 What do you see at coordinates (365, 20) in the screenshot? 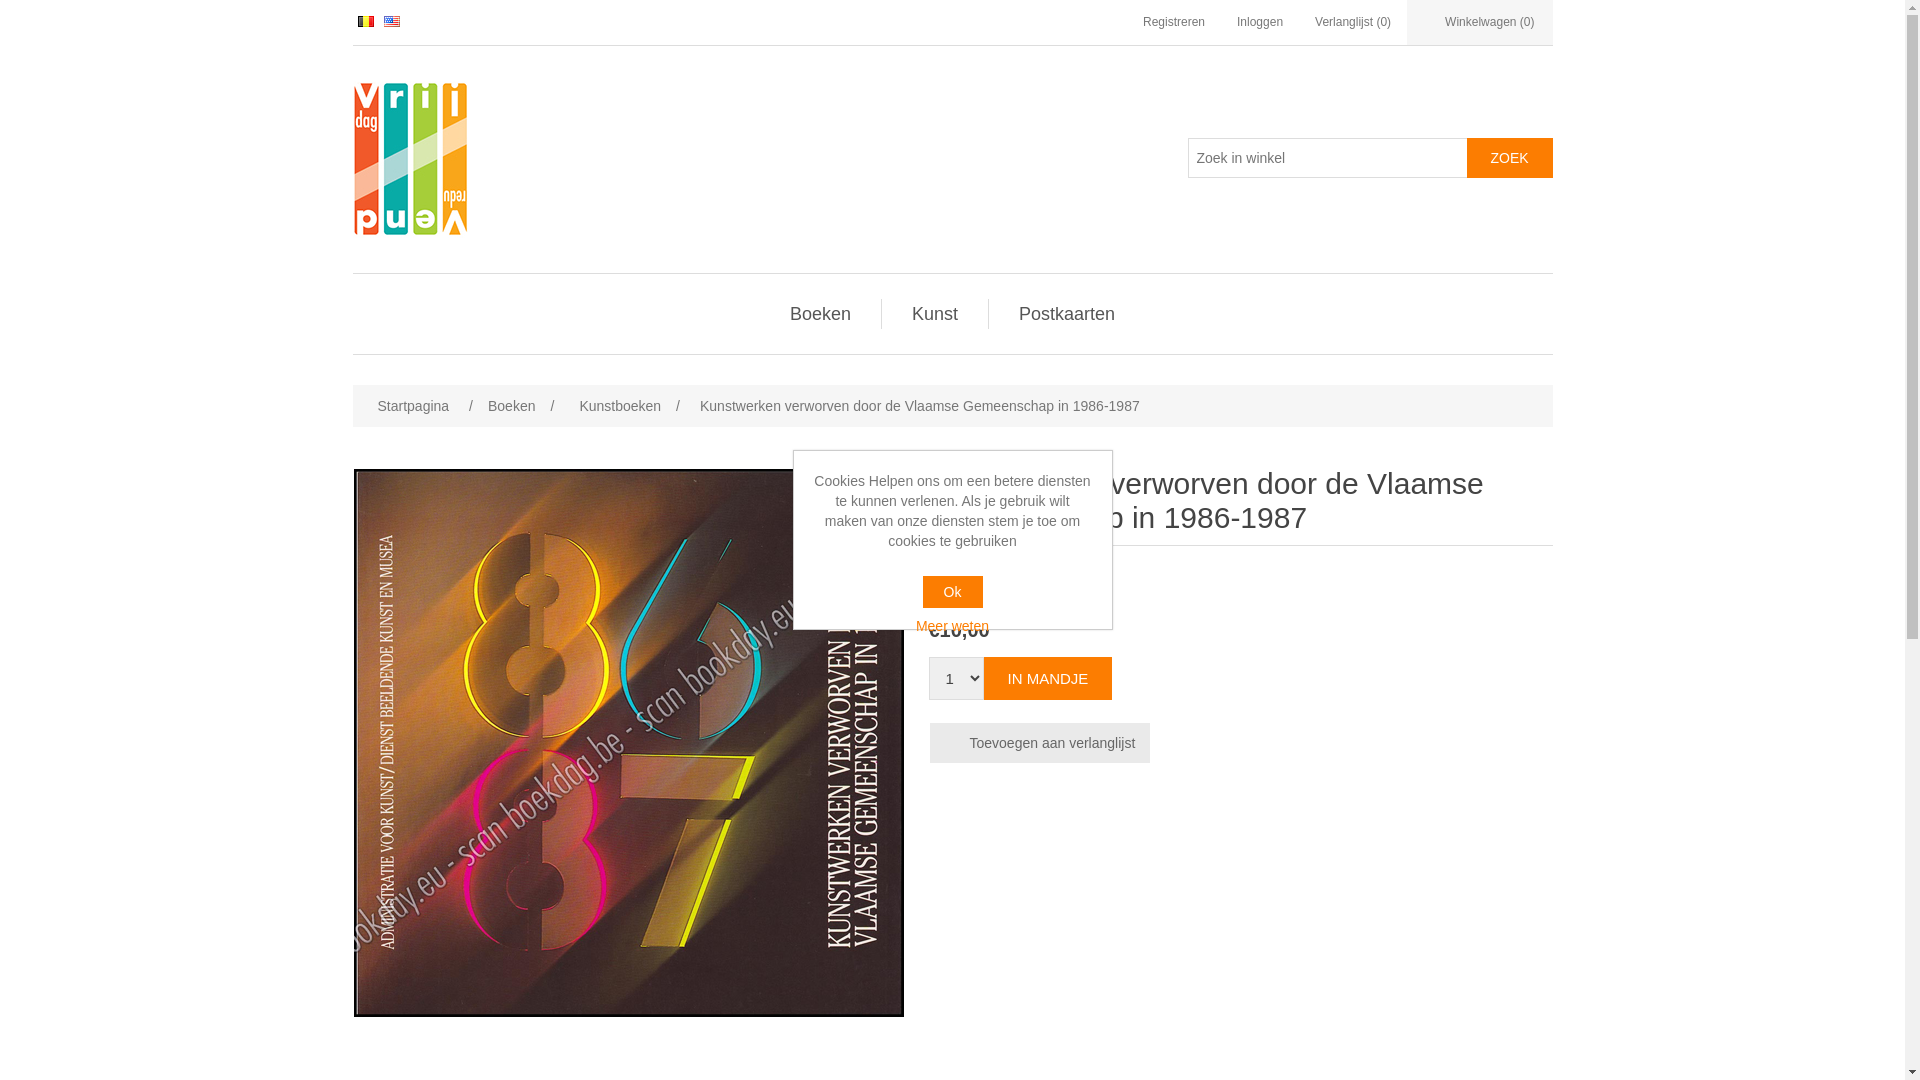
I see `'Nederlands'` at bounding box center [365, 20].